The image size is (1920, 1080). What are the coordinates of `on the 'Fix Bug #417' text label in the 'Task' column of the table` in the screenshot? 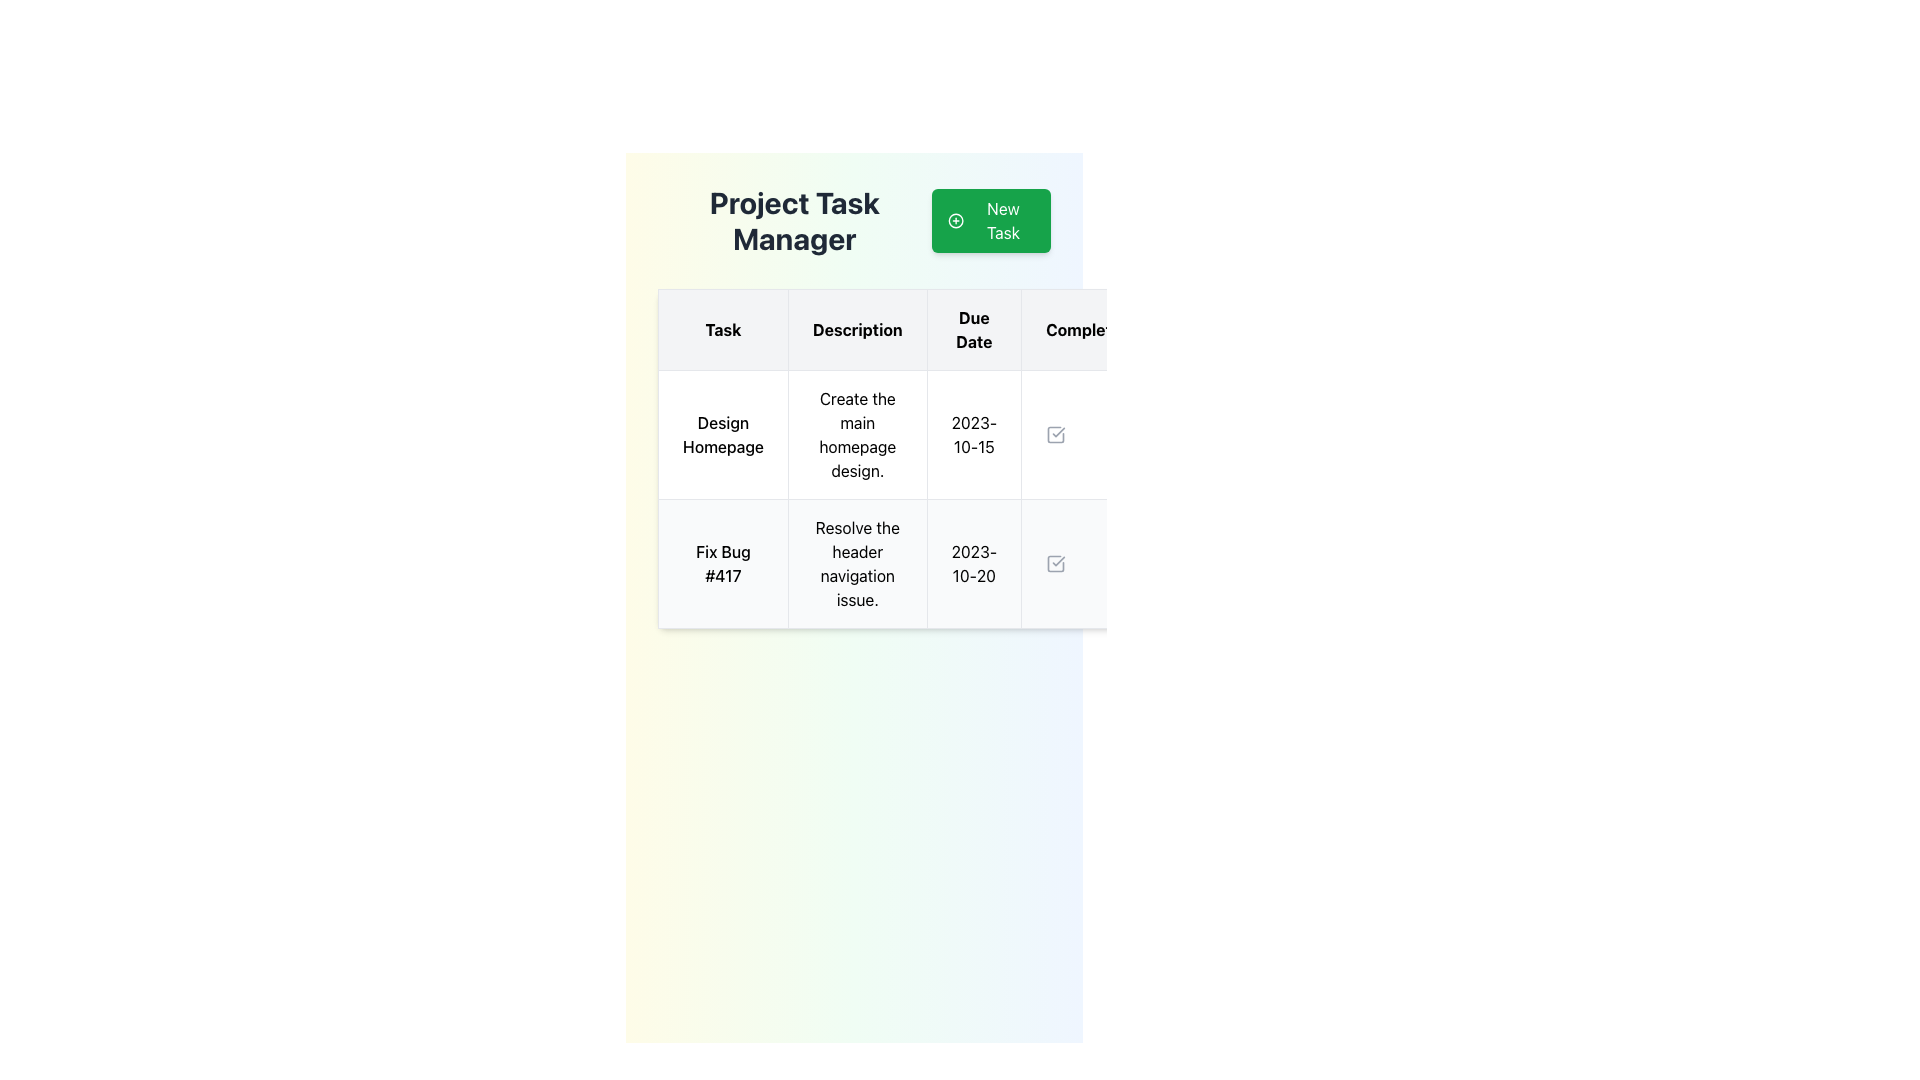 It's located at (722, 563).